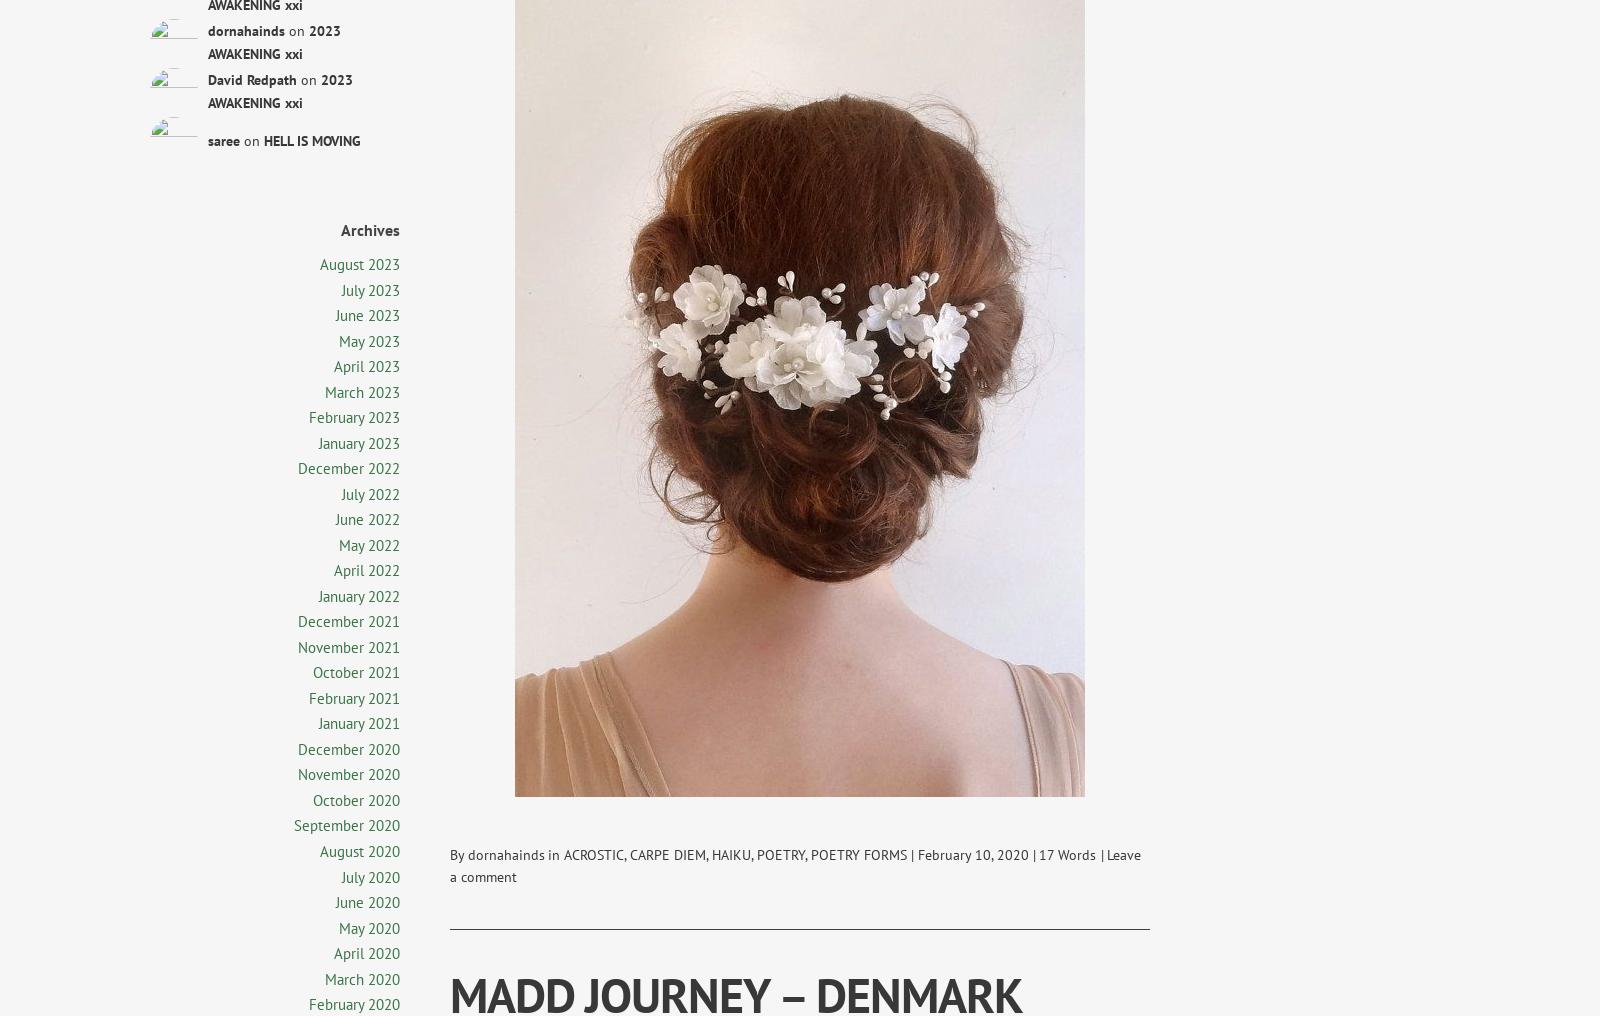  What do you see at coordinates (208, 79) in the screenshot?
I see `'David Redpath'` at bounding box center [208, 79].